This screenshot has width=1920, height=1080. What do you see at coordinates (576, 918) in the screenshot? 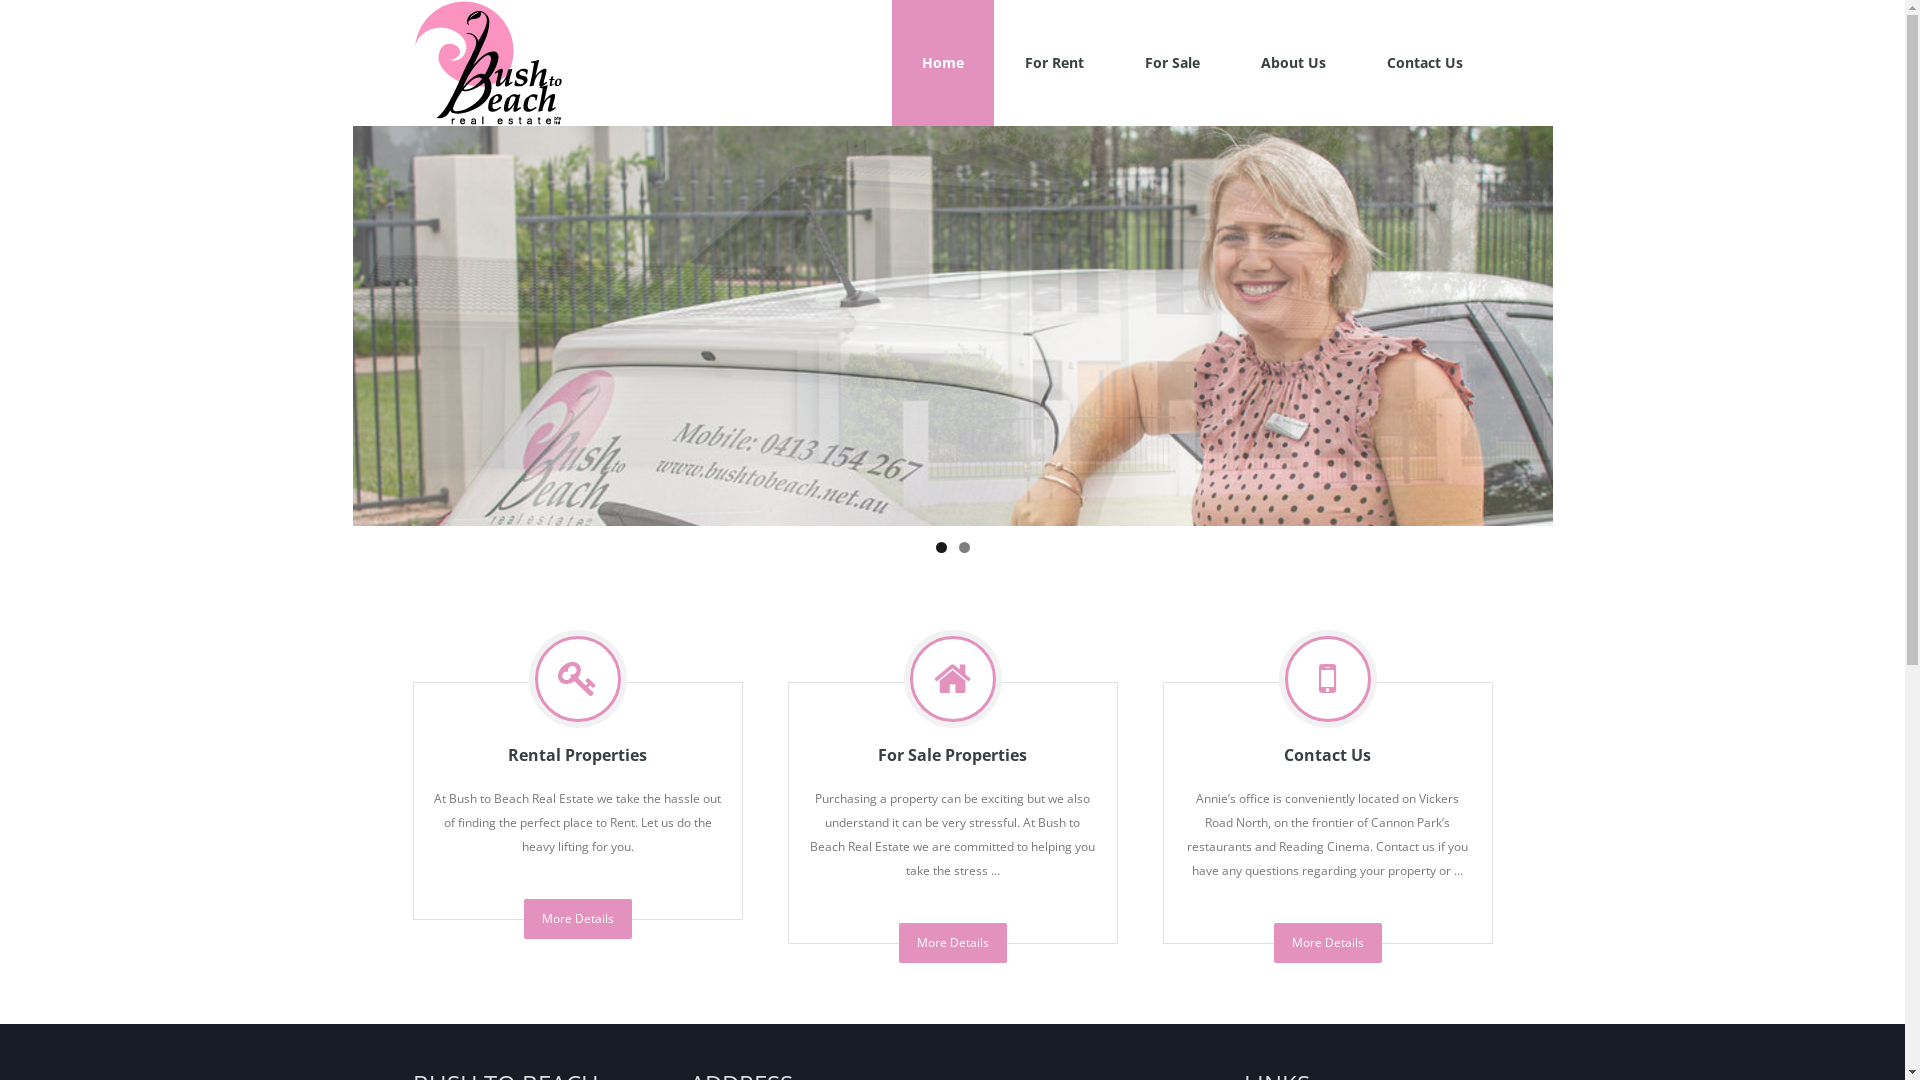
I see `'More Details'` at bounding box center [576, 918].